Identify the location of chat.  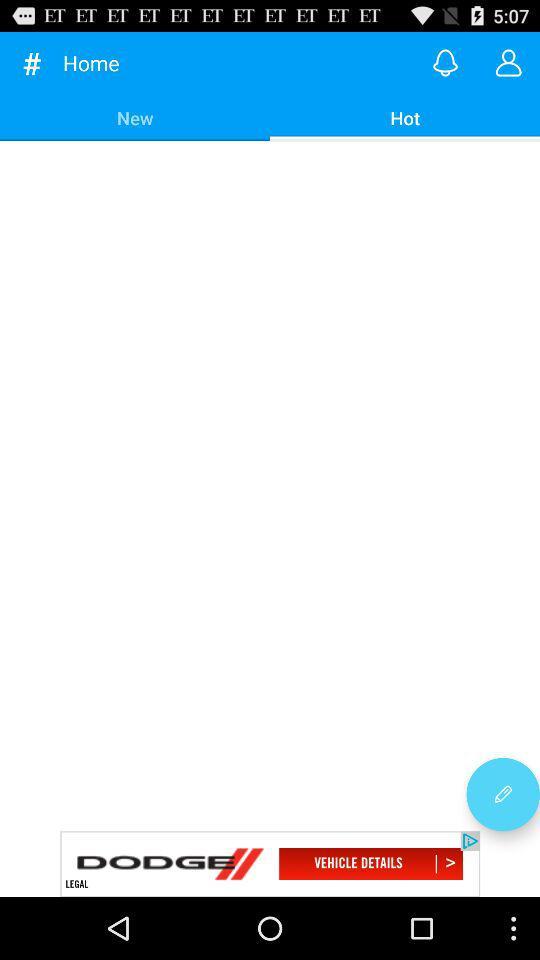
(508, 62).